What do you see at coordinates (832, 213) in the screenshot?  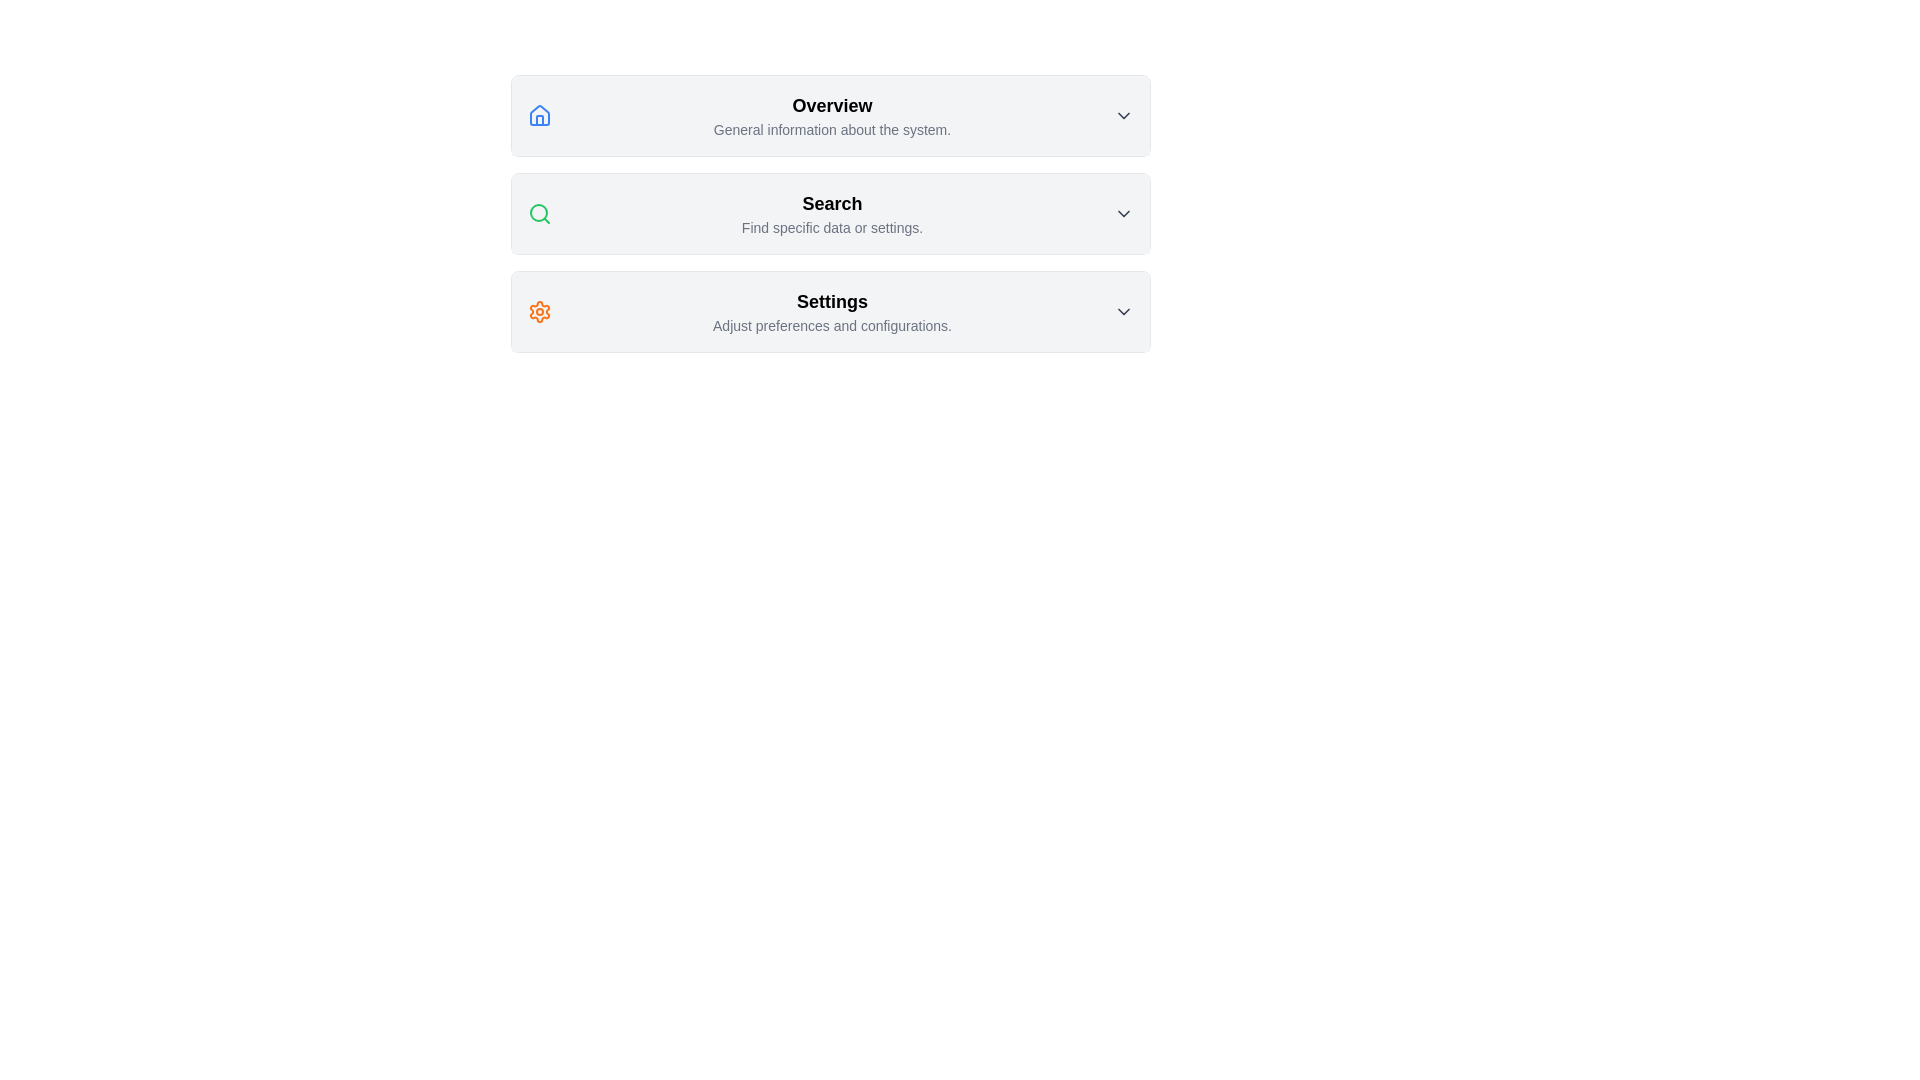 I see `the 'Search' text display element, which features a bold title and descriptive text, located between 'Overview' and 'Settings'` at bounding box center [832, 213].